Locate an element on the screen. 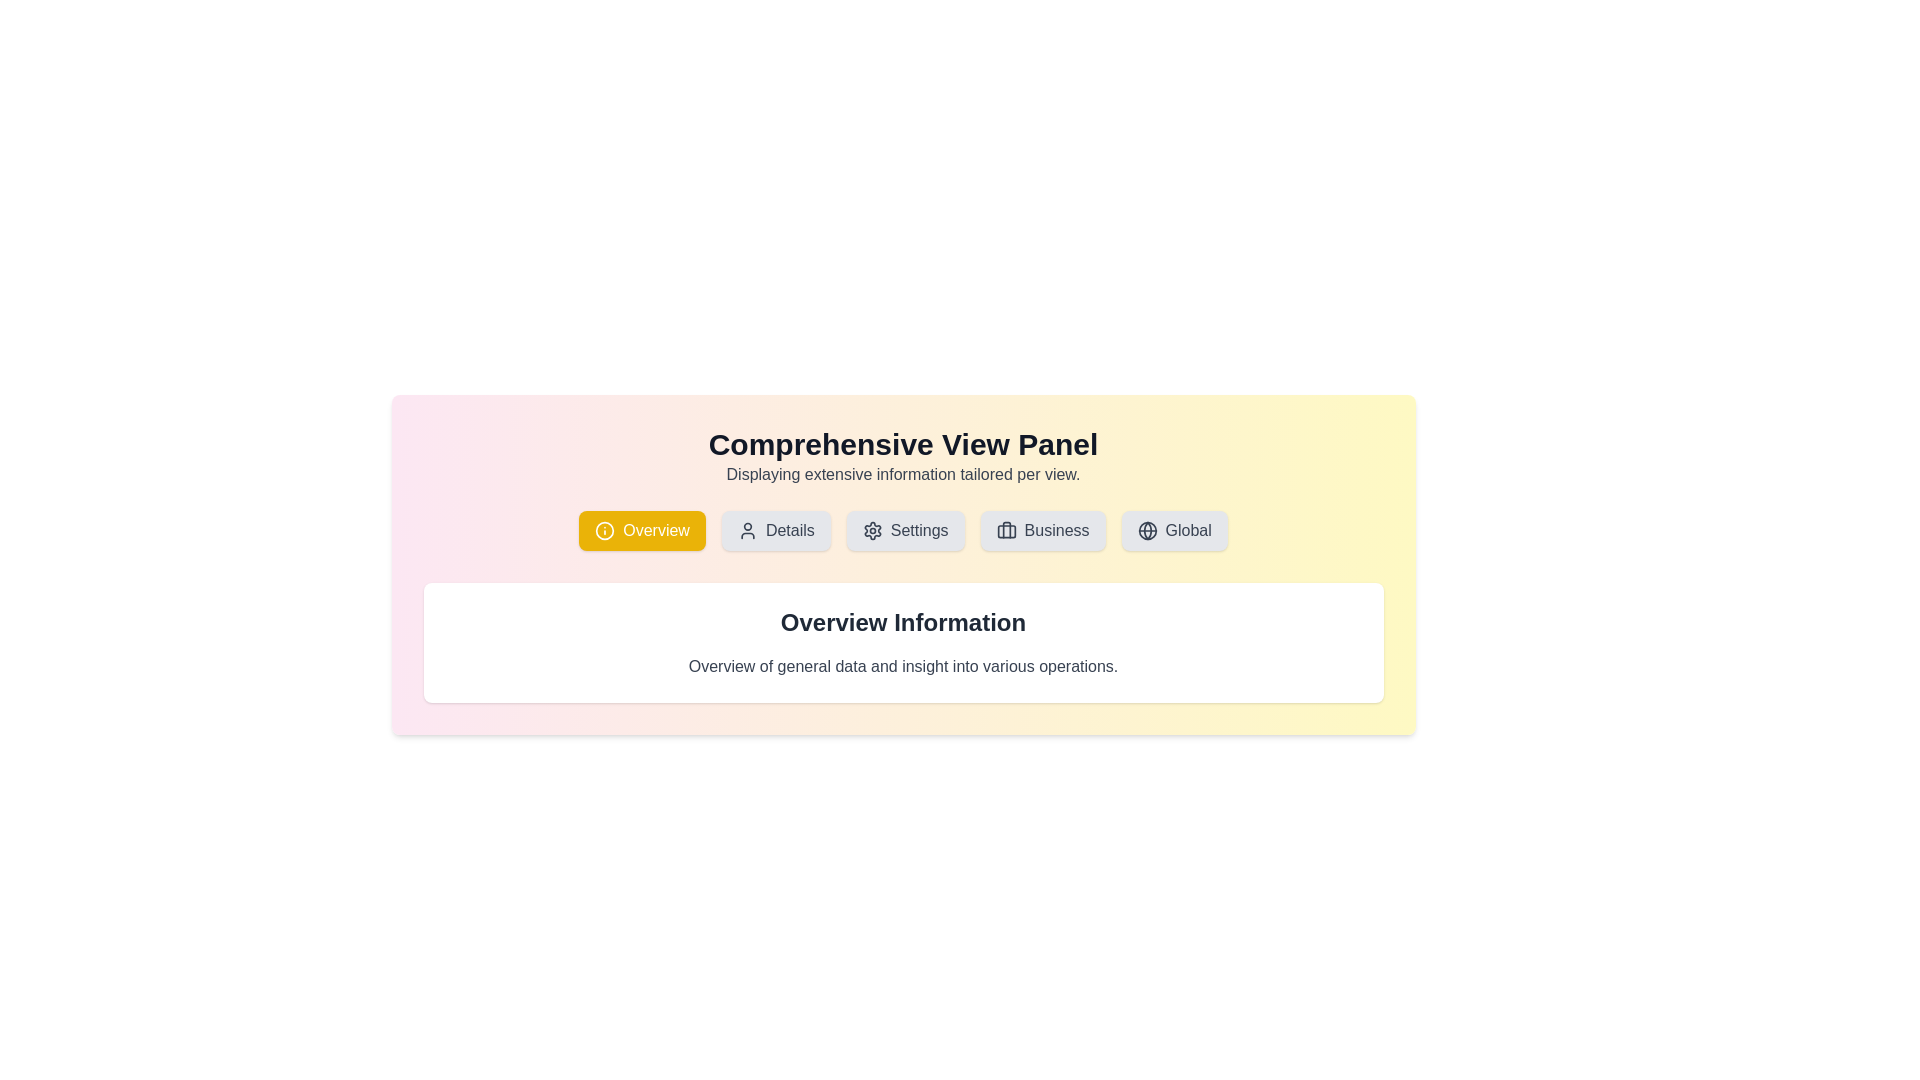 This screenshot has width=1920, height=1080. the circular icon with a yellow outline and a dot inside, which is positioned inside the yellow button labeled 'Overview', under the header 'Comprehensive View Panel' is located at coordinates (604, 530).